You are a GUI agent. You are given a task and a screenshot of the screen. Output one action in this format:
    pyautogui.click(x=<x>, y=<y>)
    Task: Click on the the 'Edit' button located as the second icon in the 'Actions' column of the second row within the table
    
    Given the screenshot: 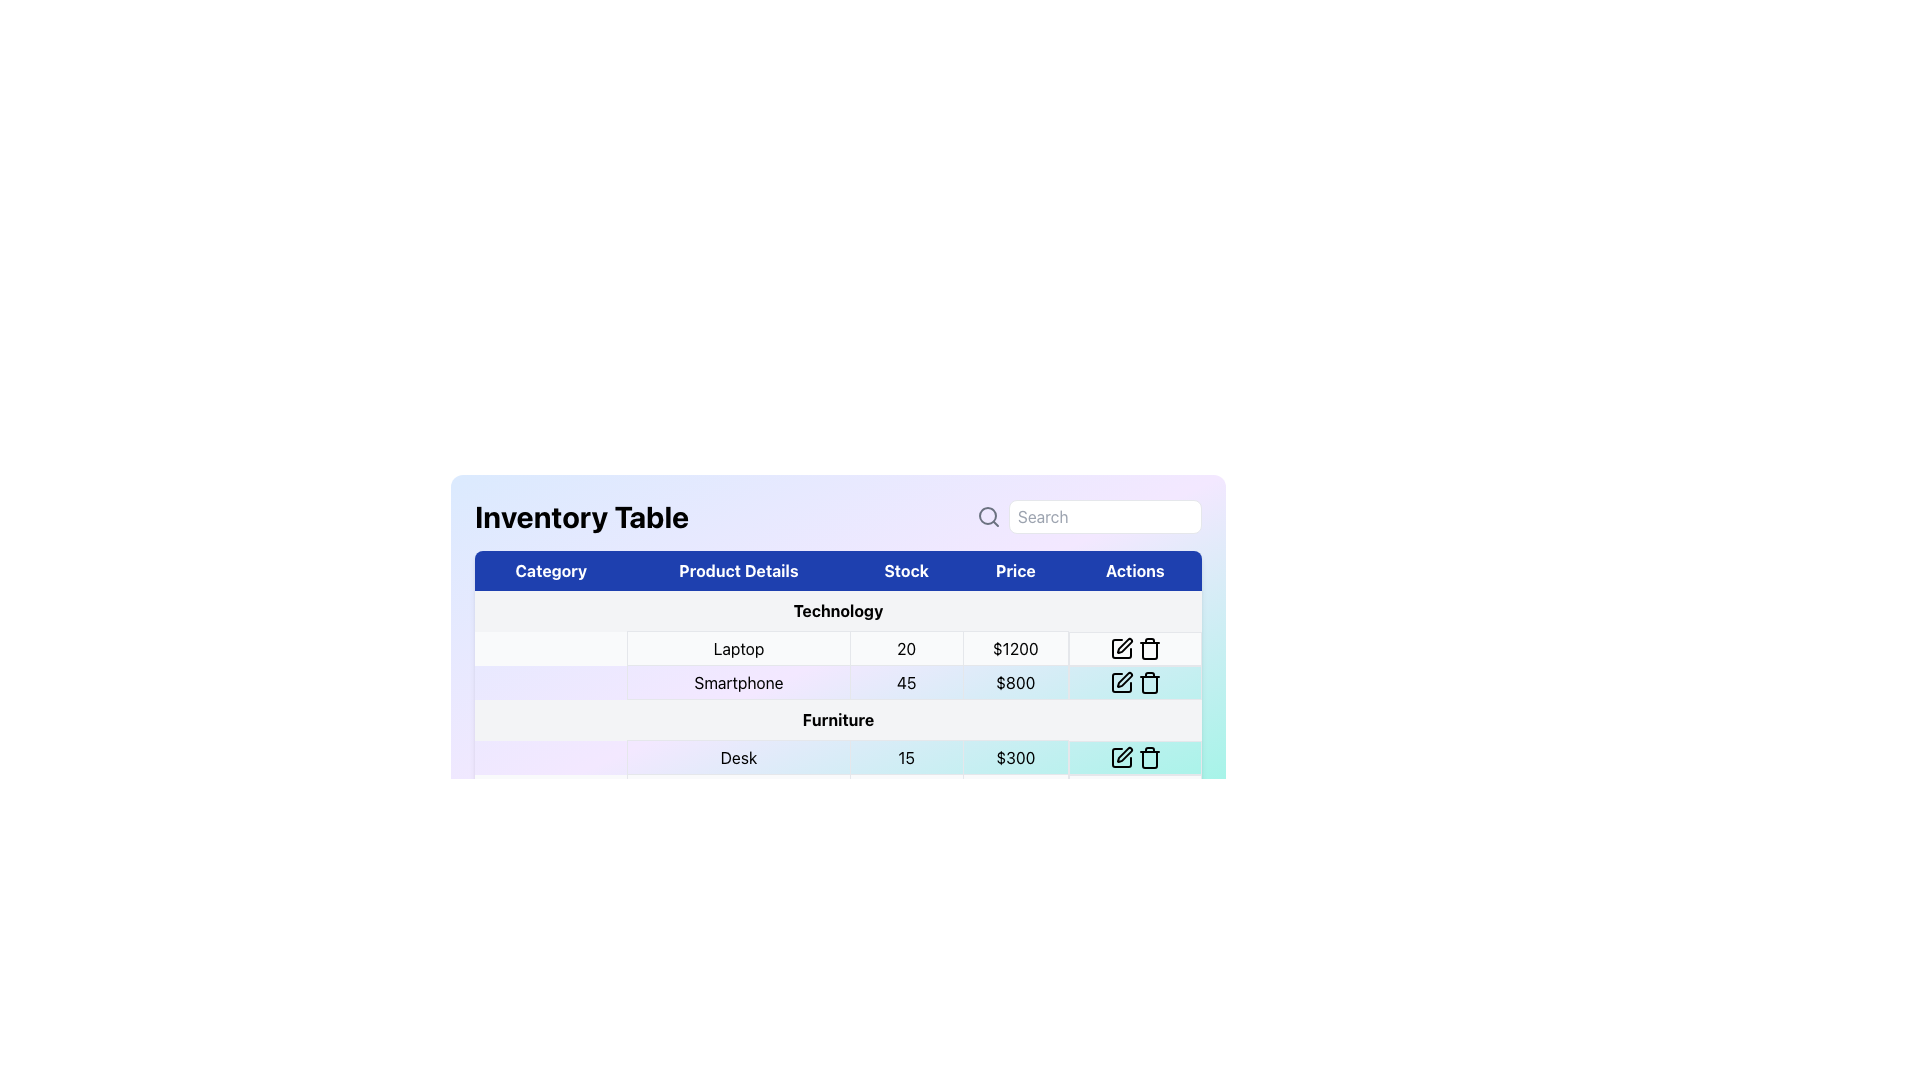 What is the action you would take?
    pyautogui.click(x=1123, y=644)
    